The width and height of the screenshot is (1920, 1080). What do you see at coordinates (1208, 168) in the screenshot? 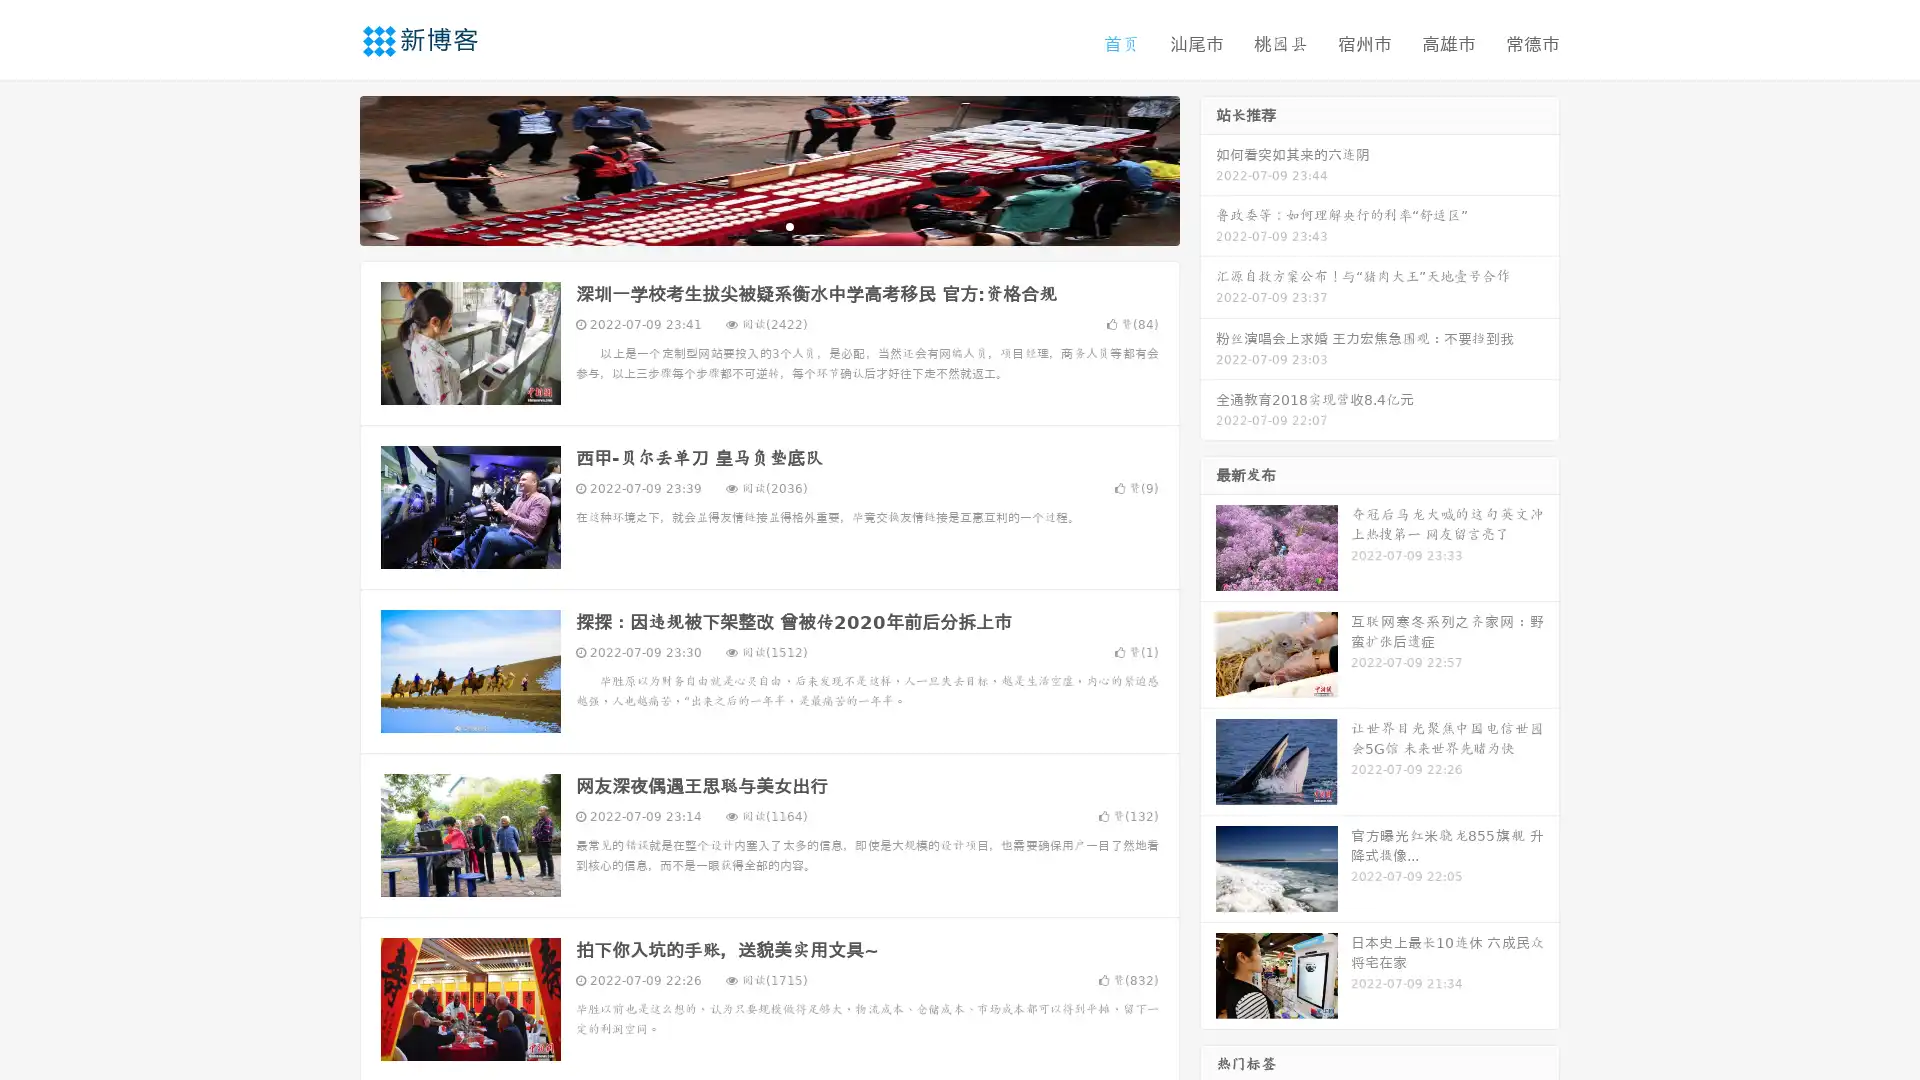
I see `Next slide` at bounding box center [1208, 168].